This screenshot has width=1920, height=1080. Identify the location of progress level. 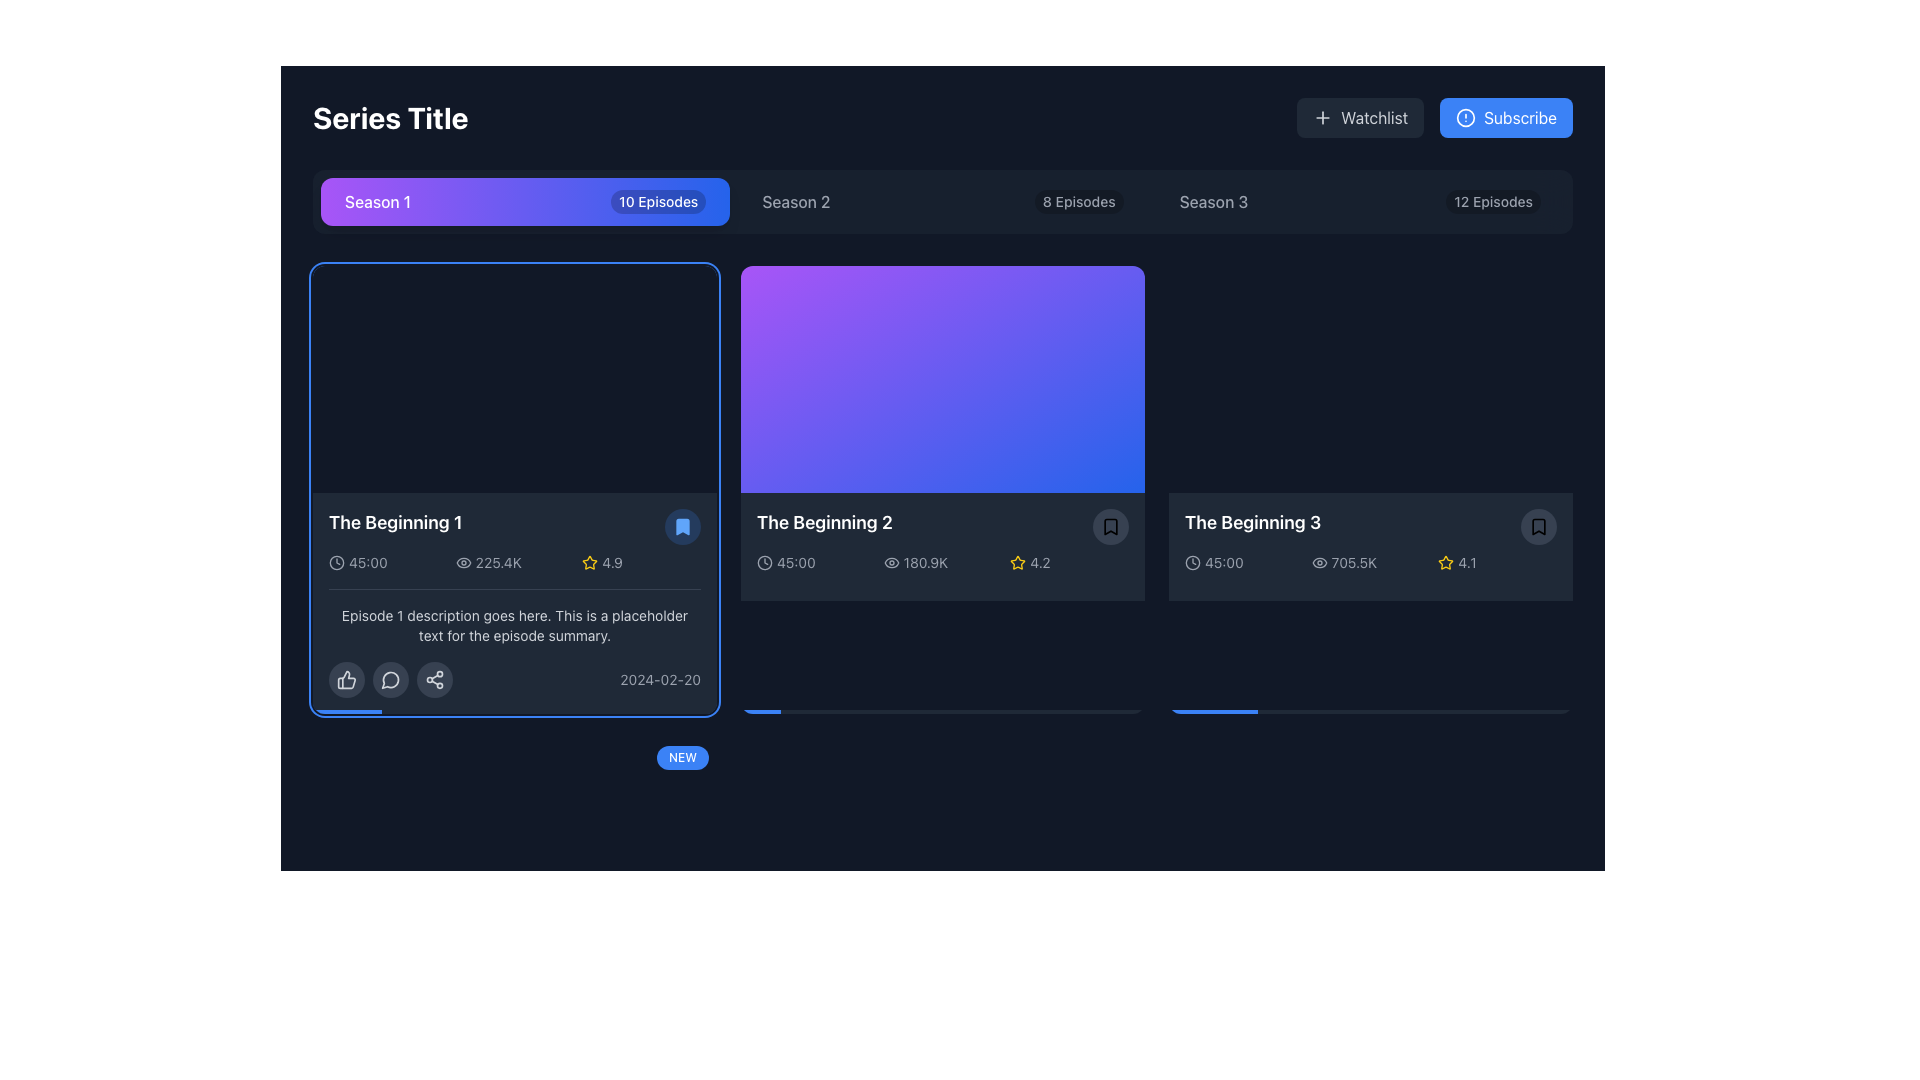
(1394, 711).